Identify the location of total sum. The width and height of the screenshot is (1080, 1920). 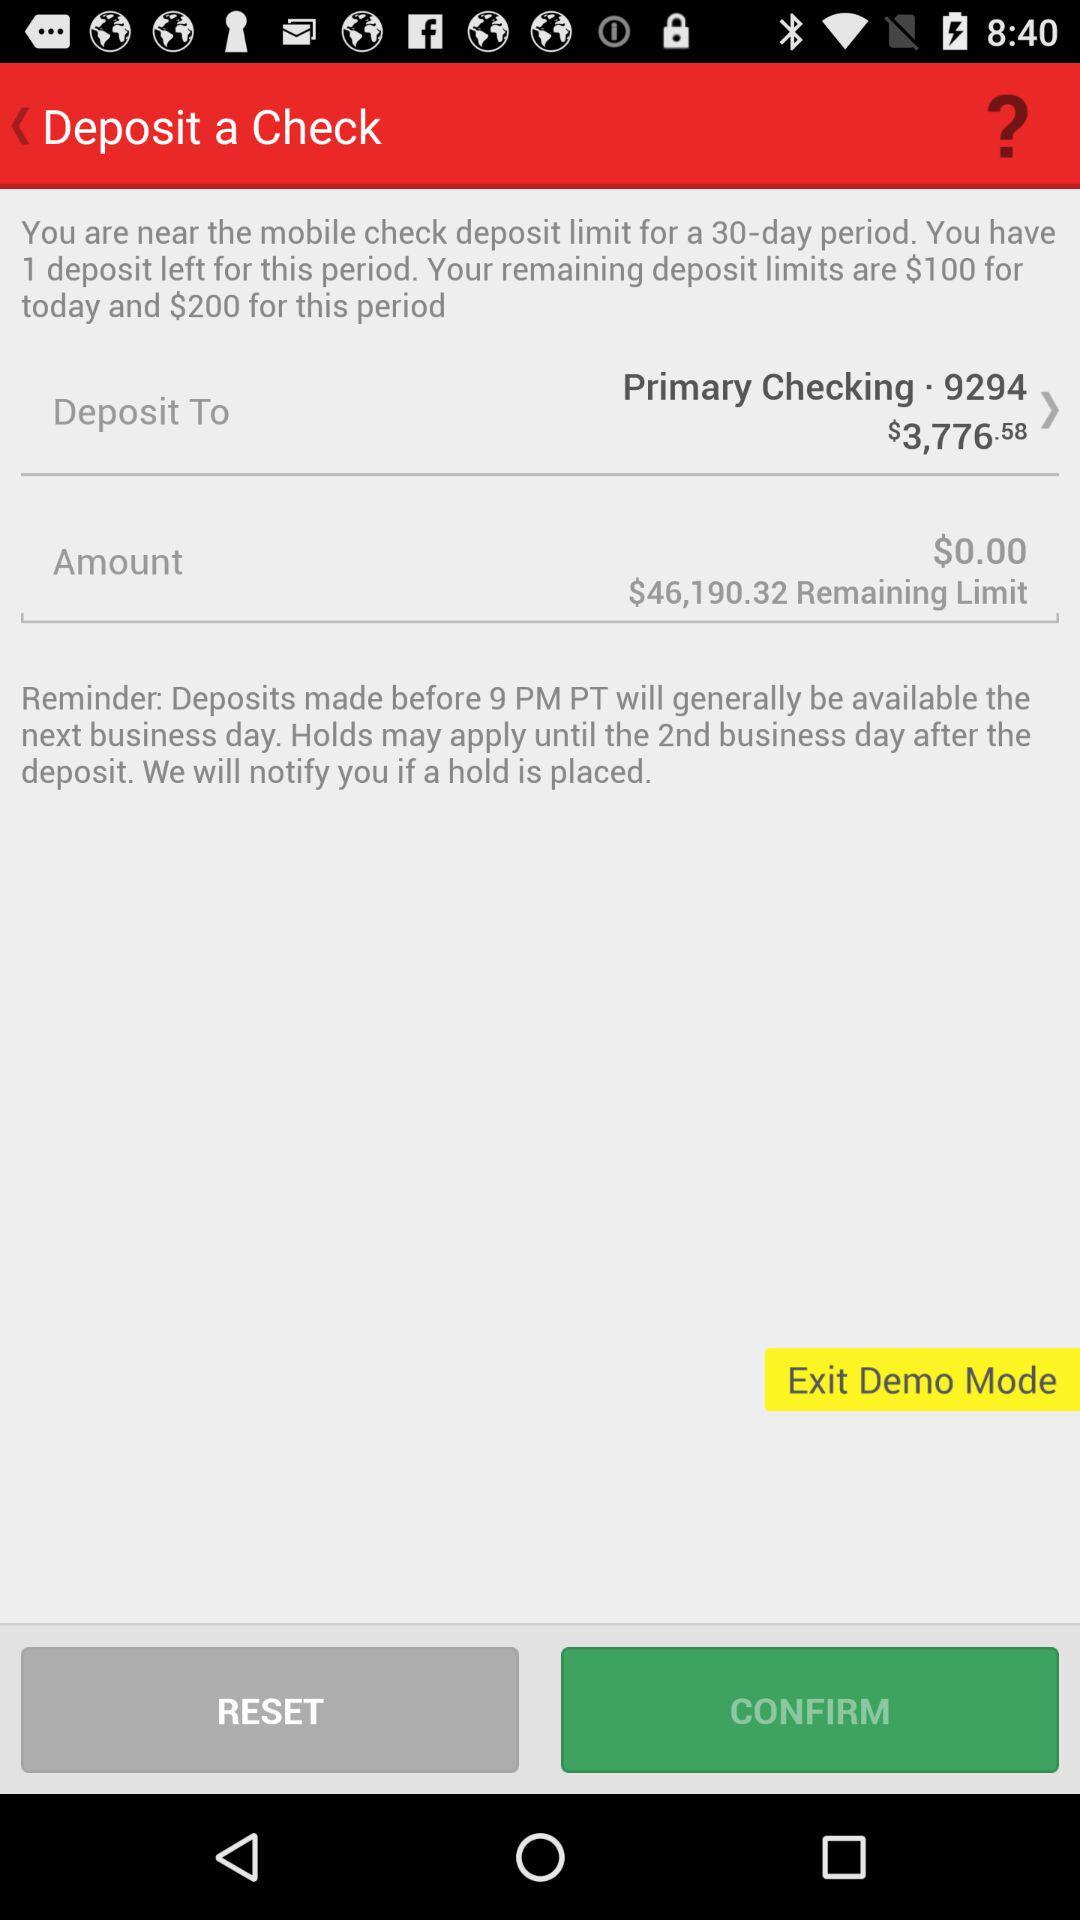
(540, 560).